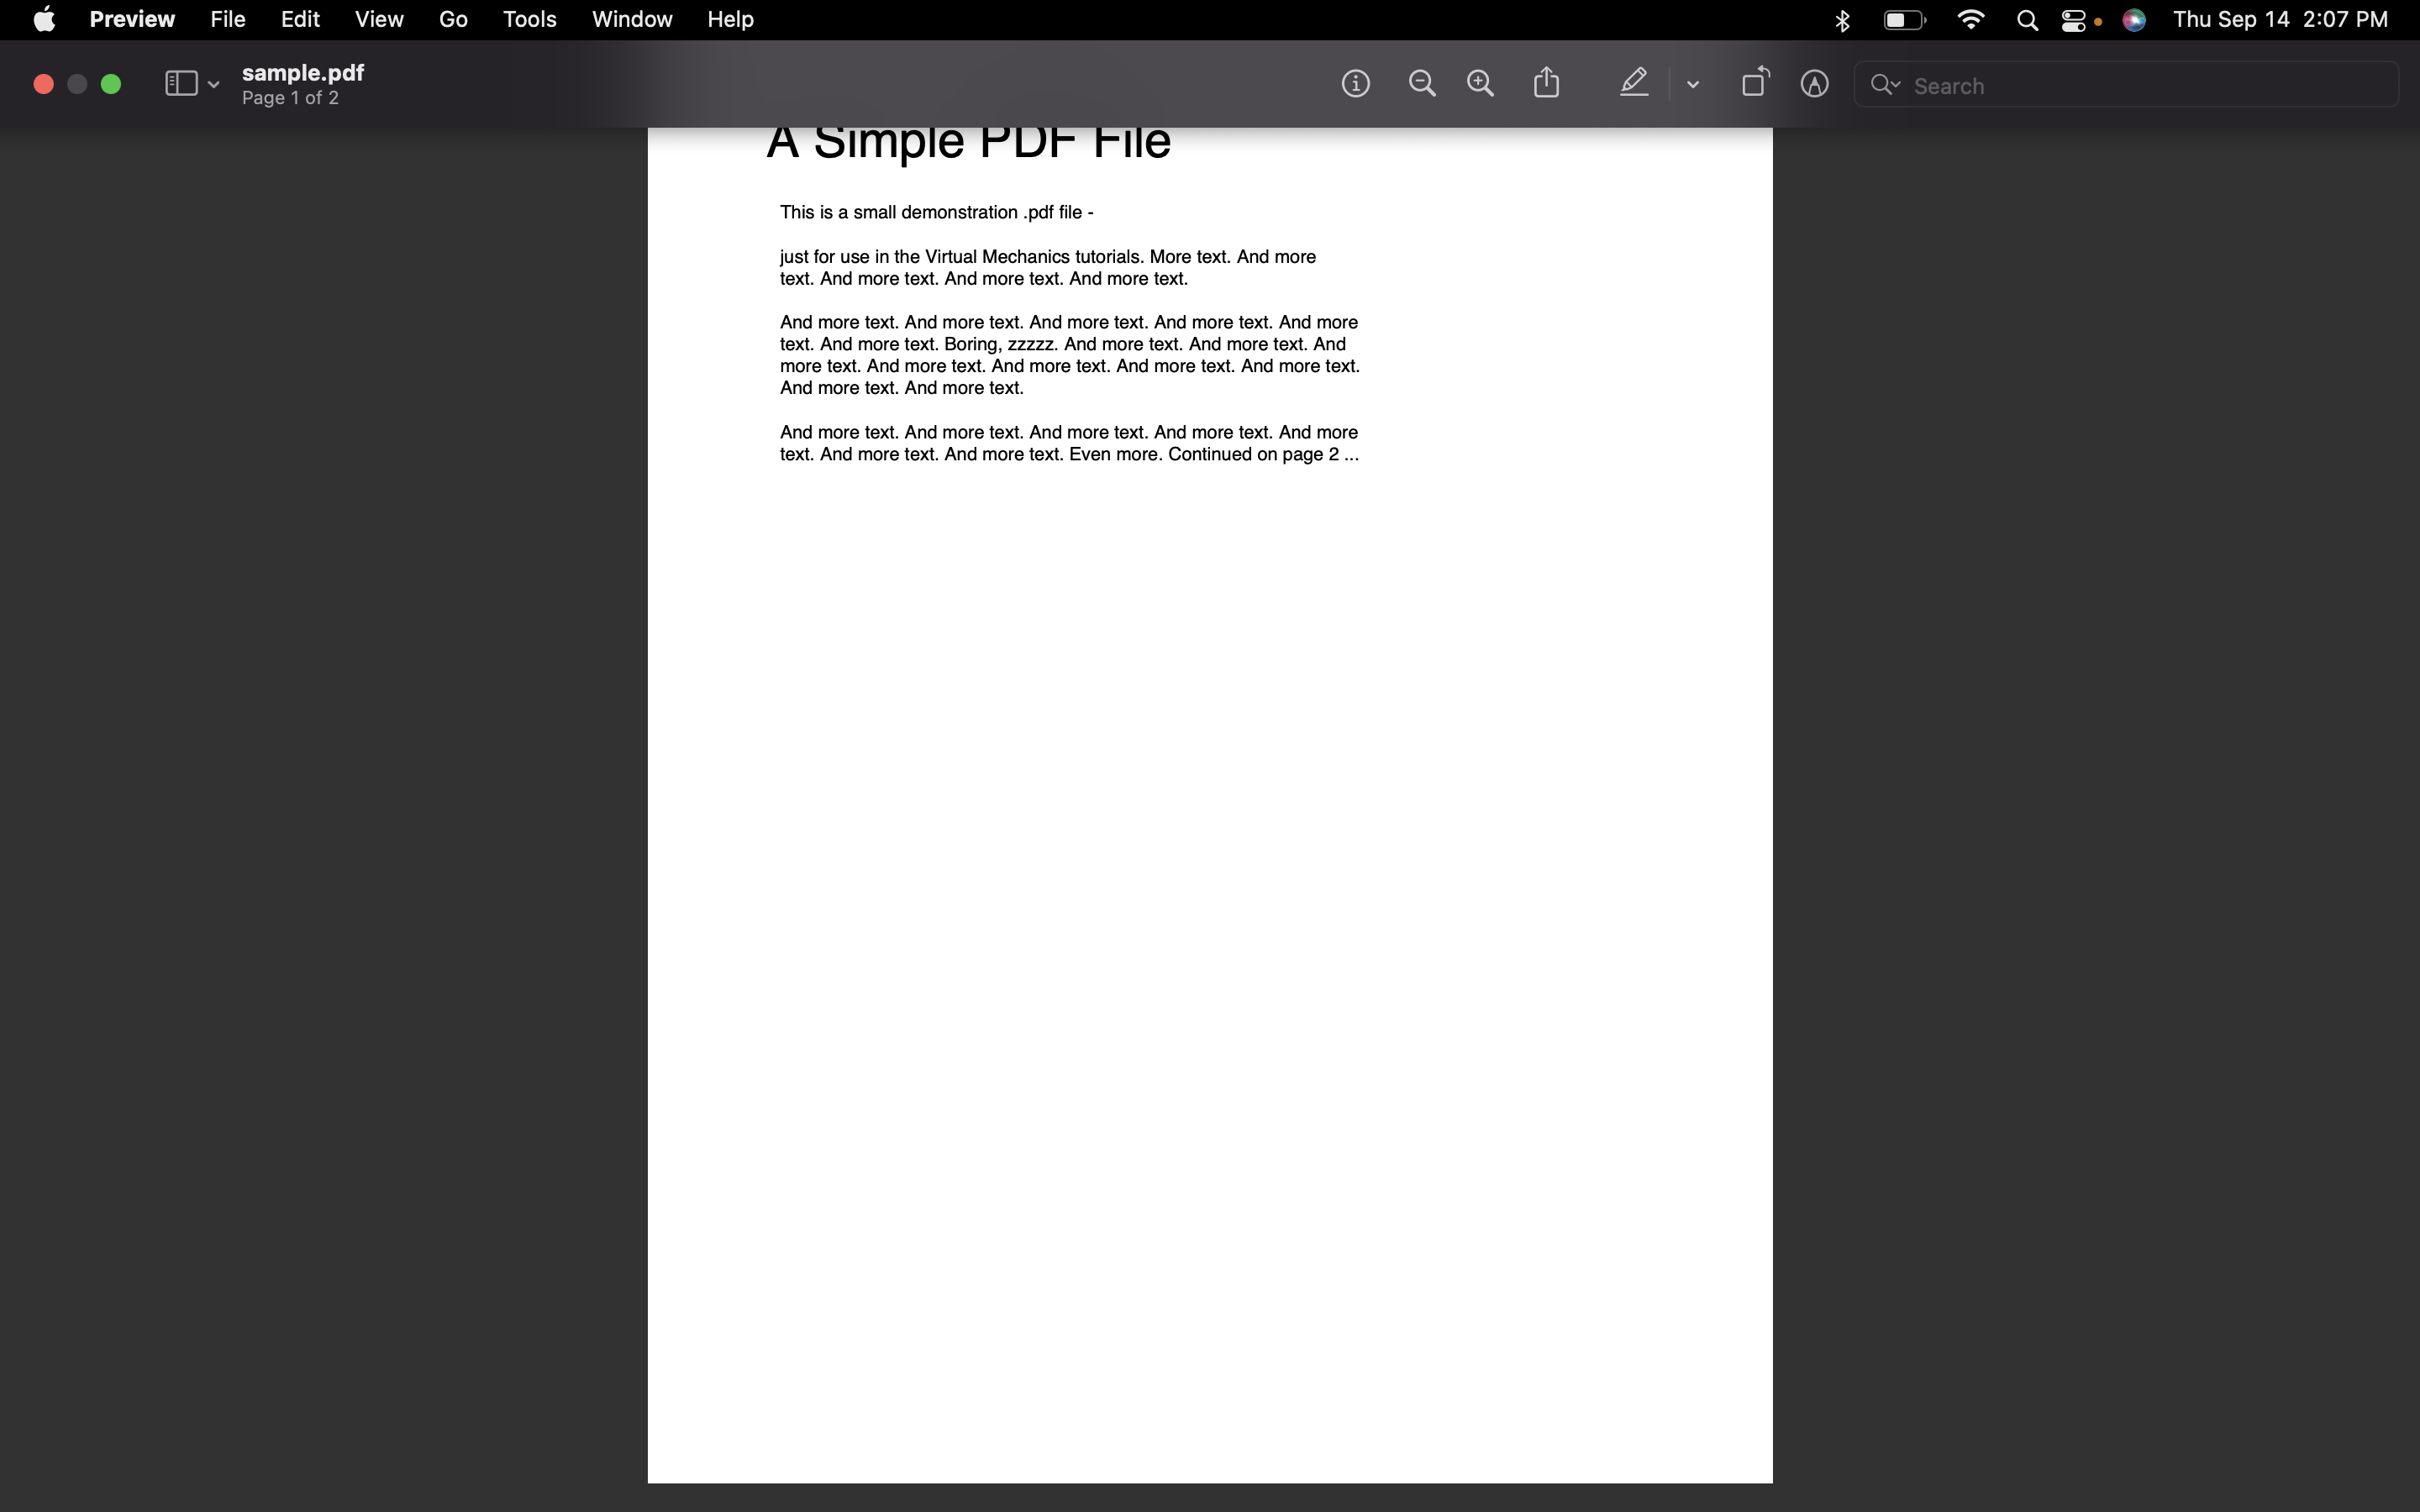 Image resolution: width=2420 pixels, height=1512 pixels. I want to click on Send the file through the Messages app, so click(1544, 84).